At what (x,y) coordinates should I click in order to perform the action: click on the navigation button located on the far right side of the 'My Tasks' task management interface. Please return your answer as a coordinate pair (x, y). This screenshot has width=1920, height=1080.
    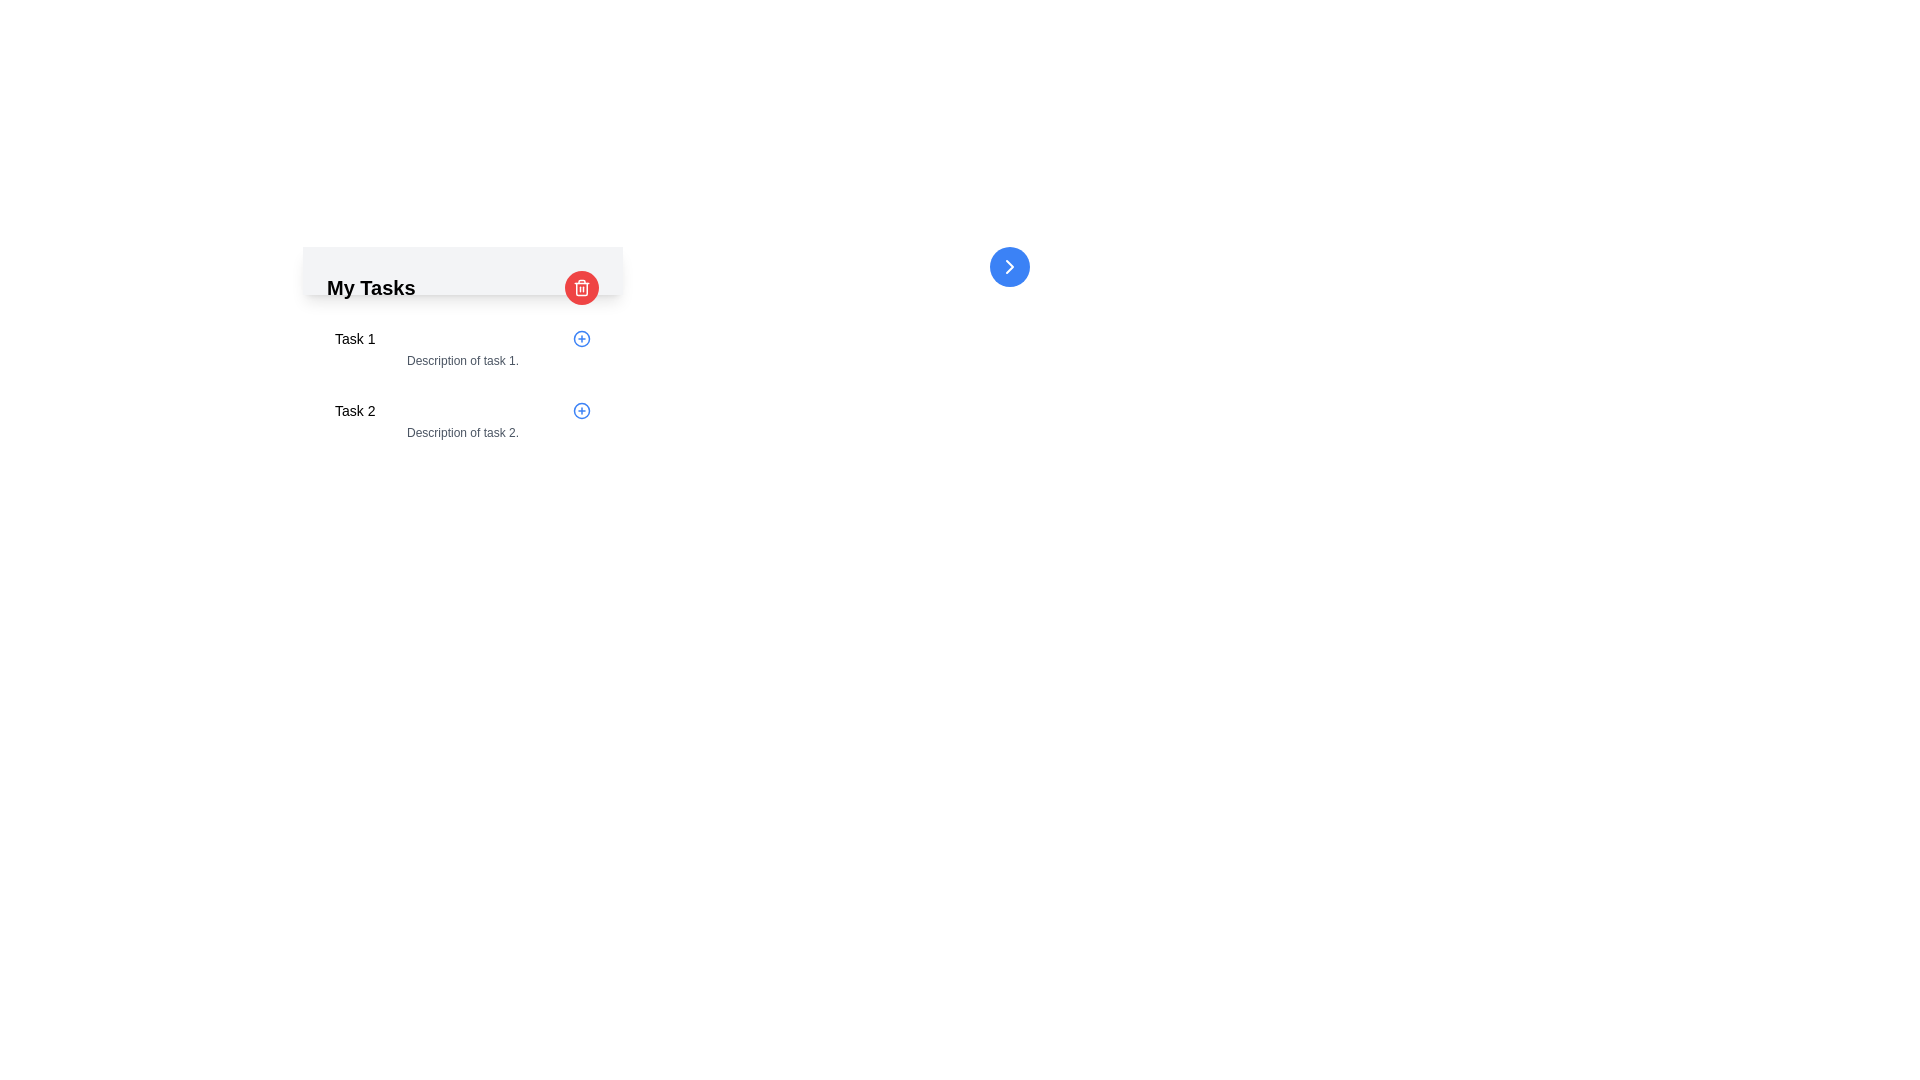
    Looking at the image, I should click on (1009, 265).